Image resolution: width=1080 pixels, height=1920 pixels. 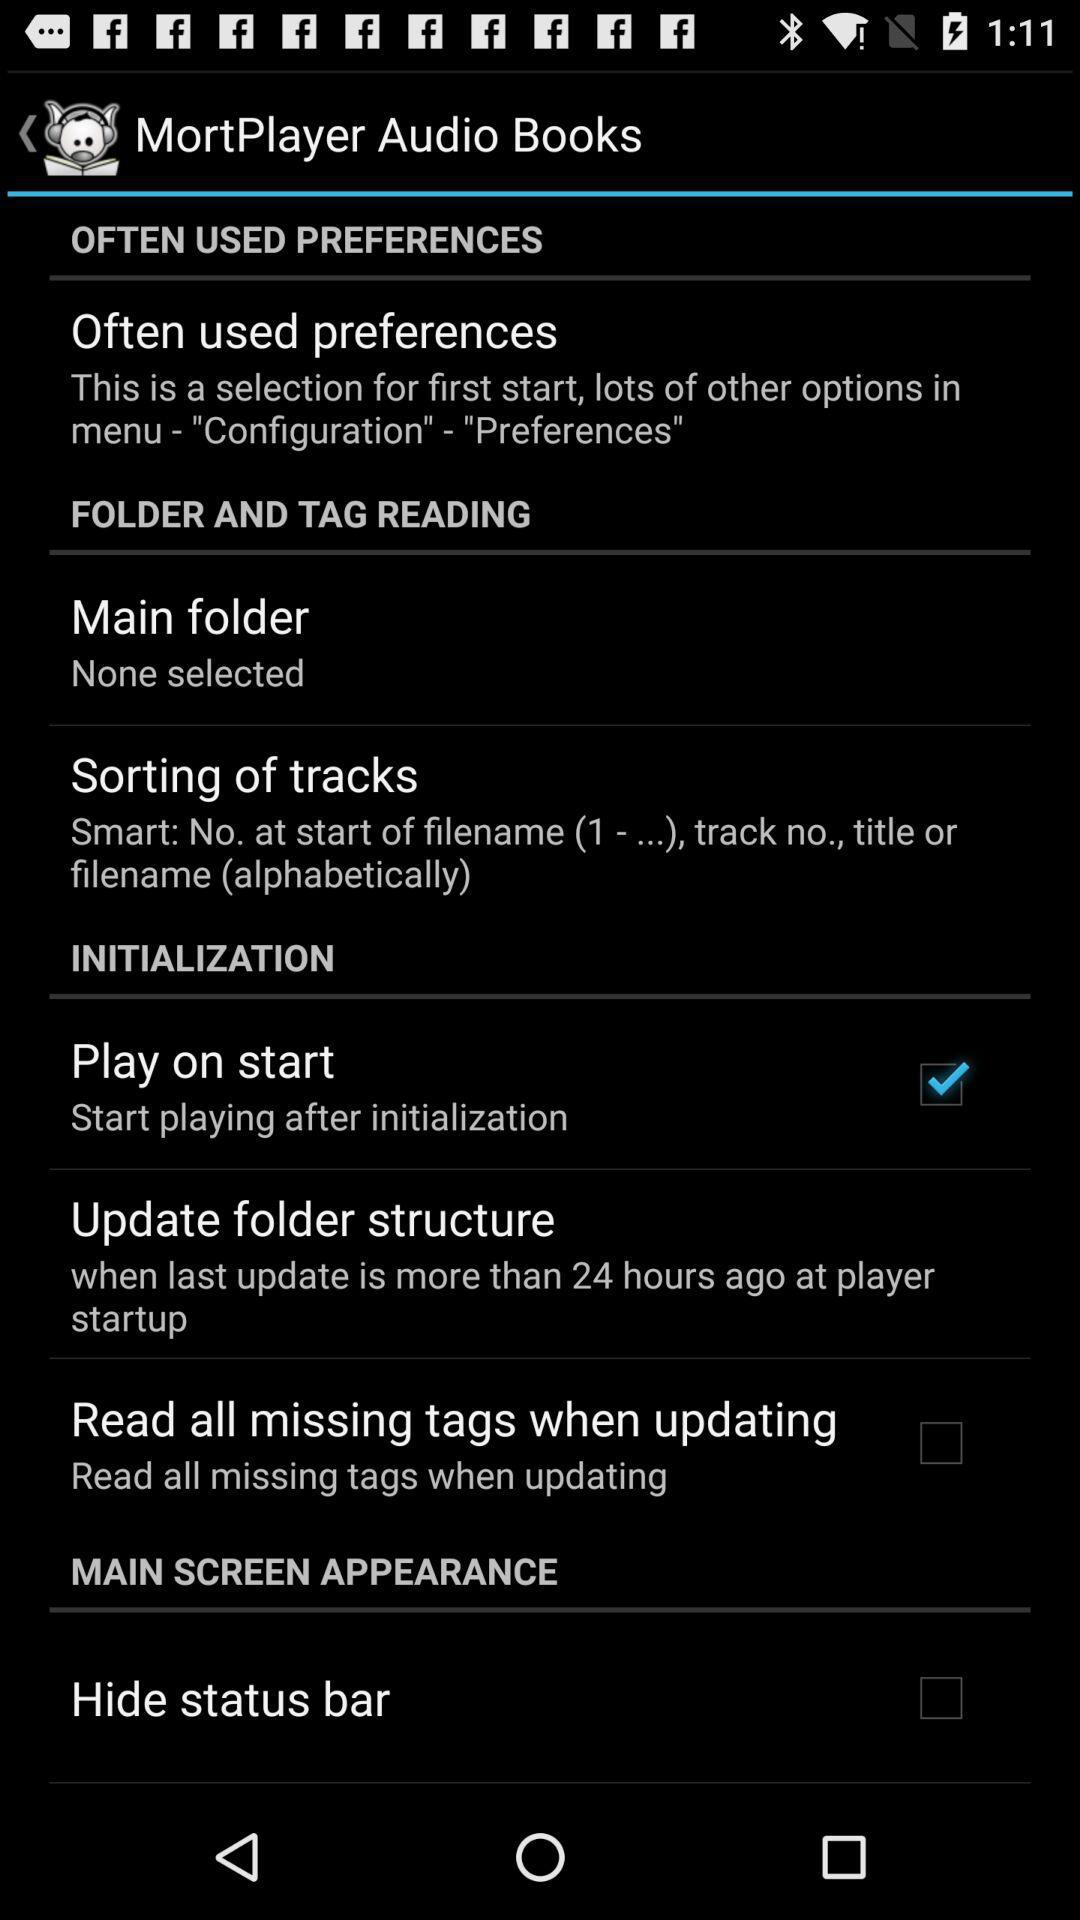 I want to click on the item above initialization, so click(x=525, y=851).